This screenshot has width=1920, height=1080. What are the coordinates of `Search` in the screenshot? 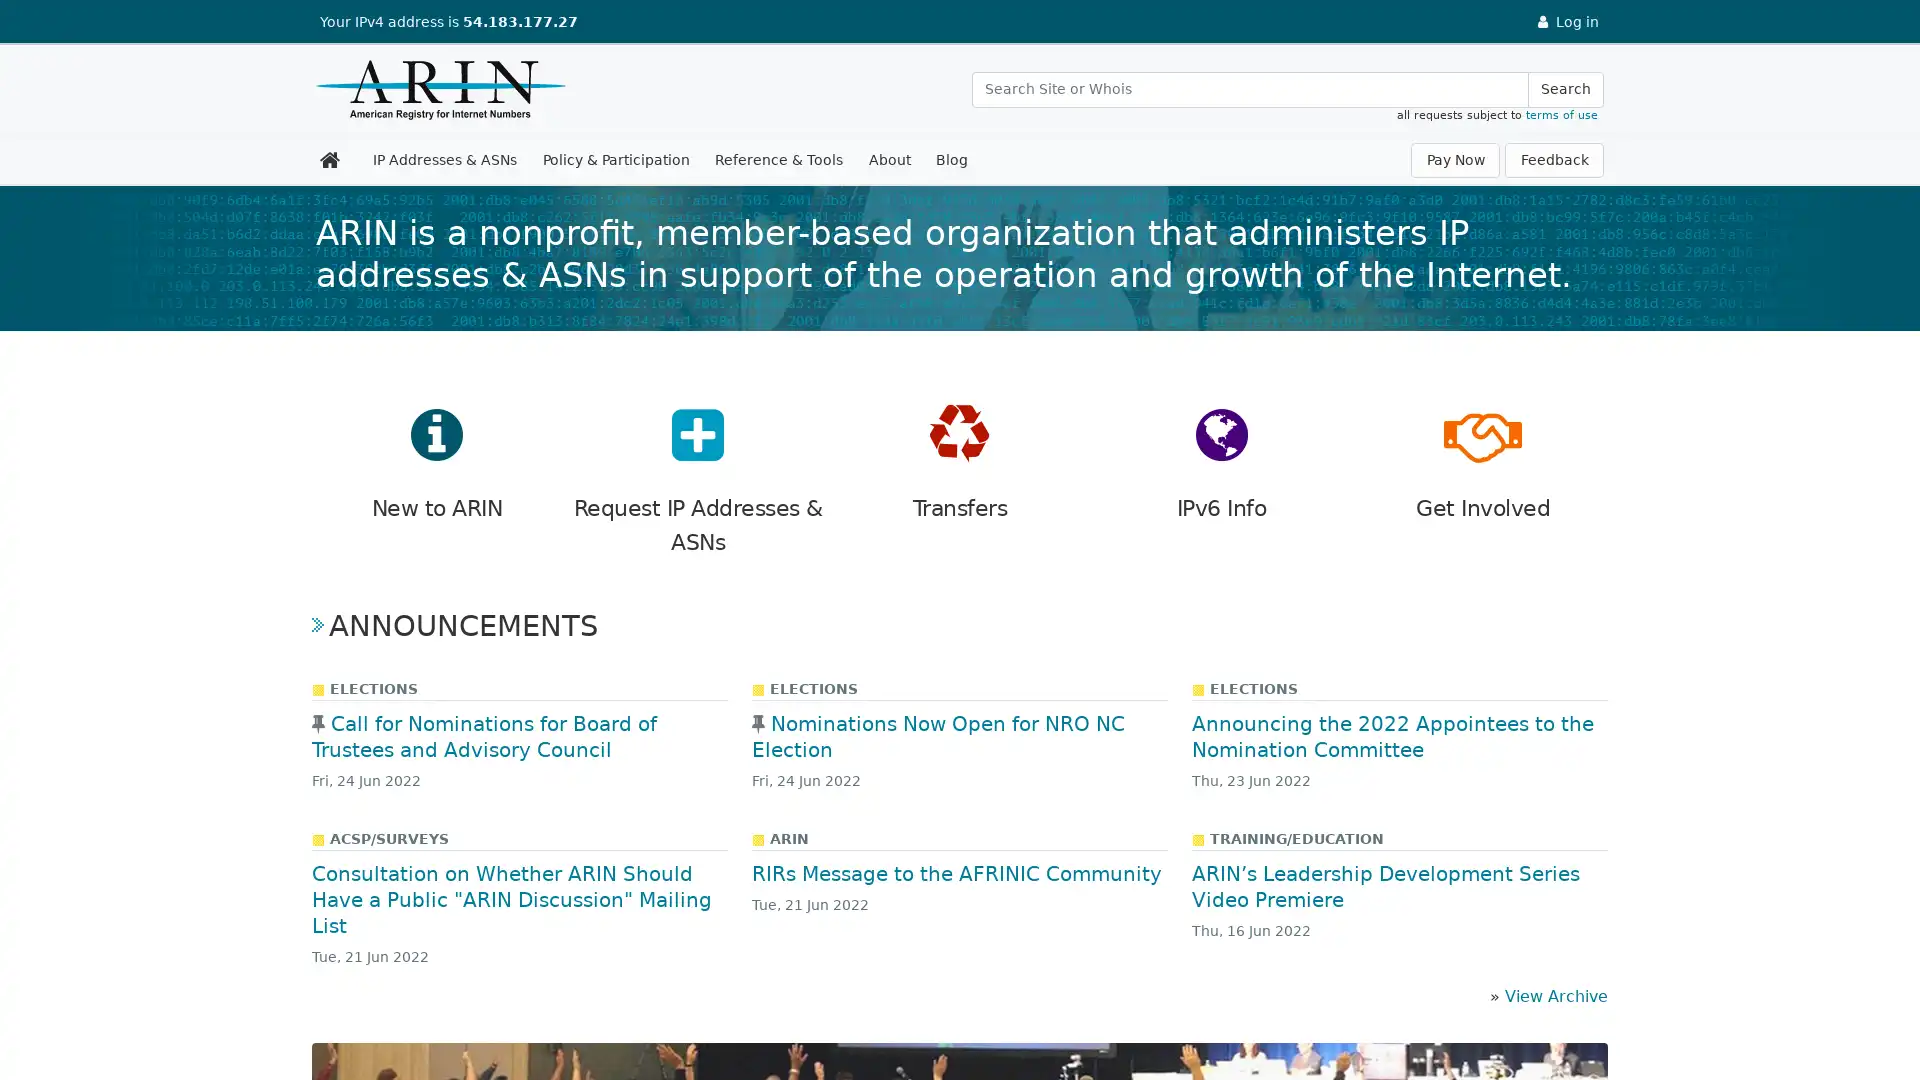 It's located at (1564, 88).